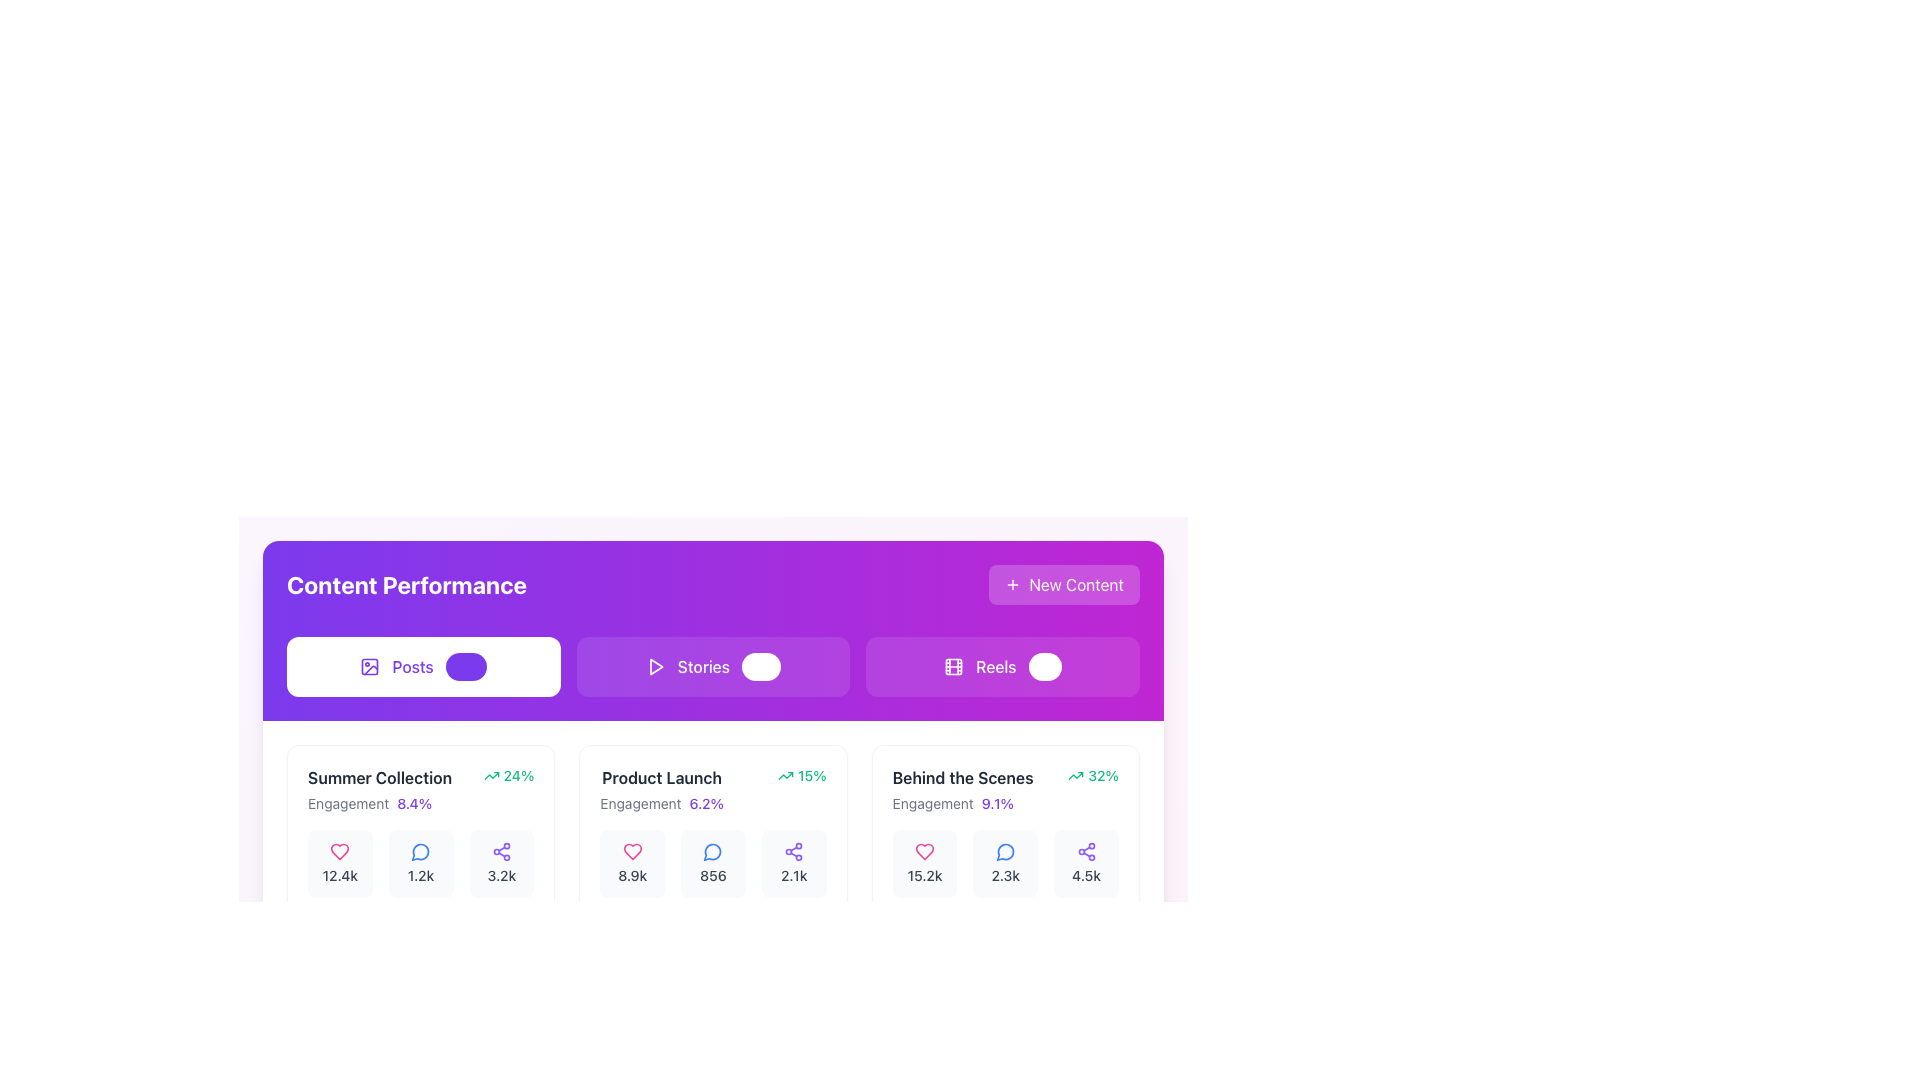 The width and height of the screenshot is (1920, 1080). Describe the element at coordinates (1085, 863) in the screenshot. I see `the Statistical display component displaying '4.5k' with a violet share icon and gray background located in the 'Behind the Scenes' section` at that location.